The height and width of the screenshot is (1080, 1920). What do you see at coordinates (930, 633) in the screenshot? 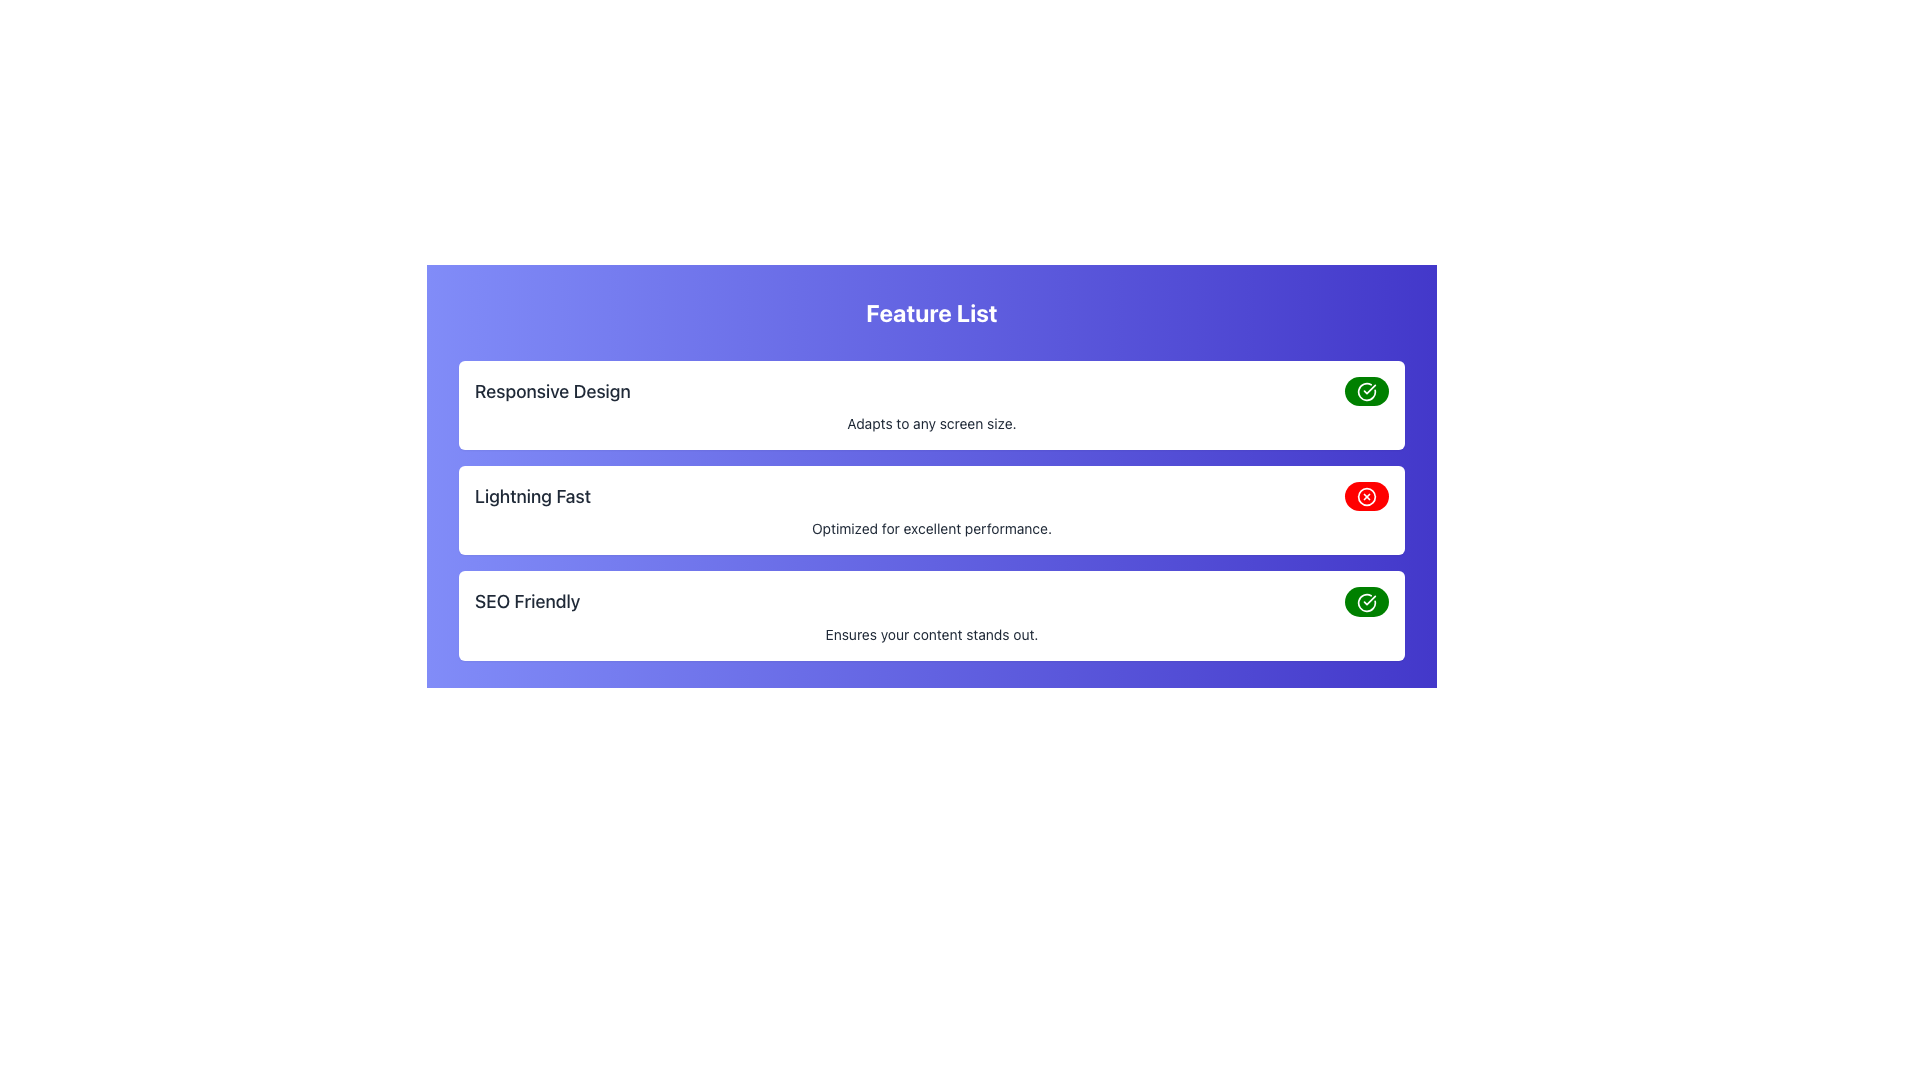
I see `the static text element that reads 'Ensures your content stands out.' located beneath the 'SEO Friendly' heading` at bounding box center [930, 633].